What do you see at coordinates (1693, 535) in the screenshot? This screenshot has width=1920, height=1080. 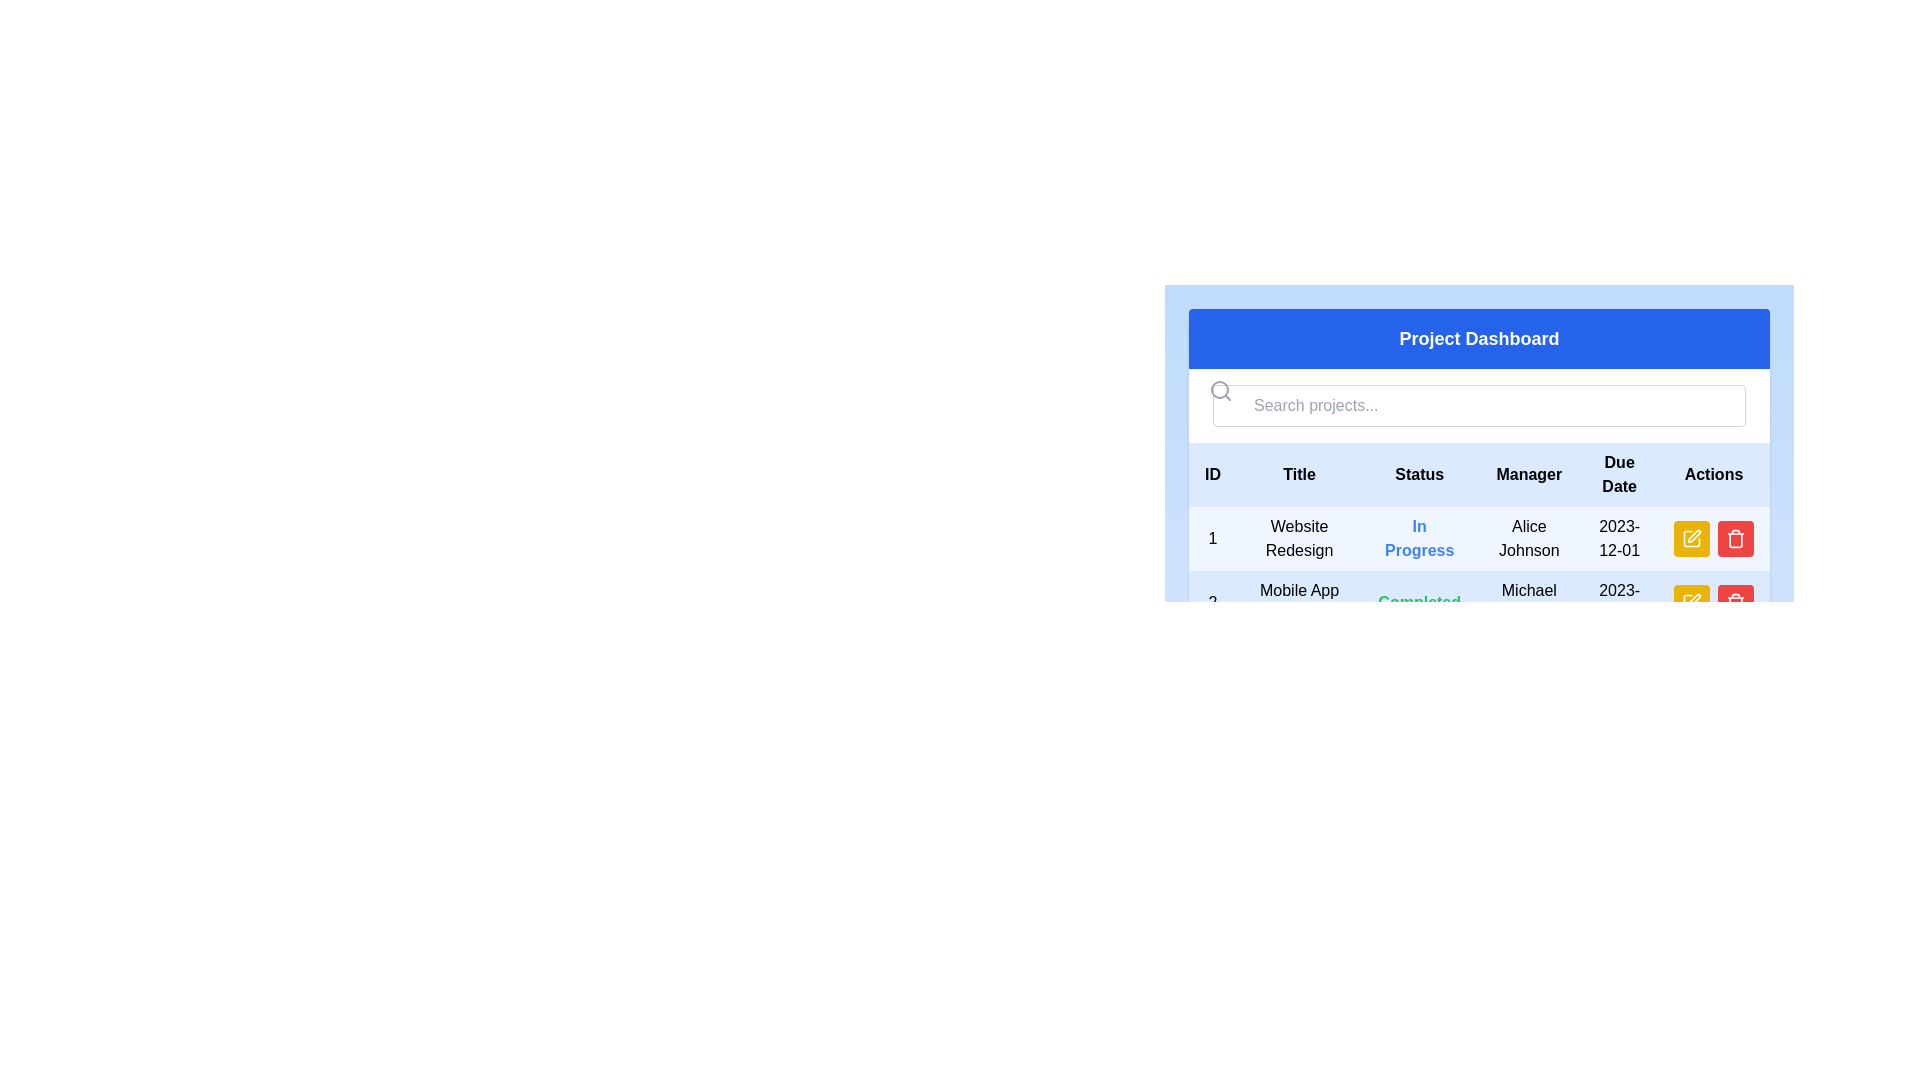 I see `the pen icon in the Actions column of the first row` at bounding box center [1693, 535].